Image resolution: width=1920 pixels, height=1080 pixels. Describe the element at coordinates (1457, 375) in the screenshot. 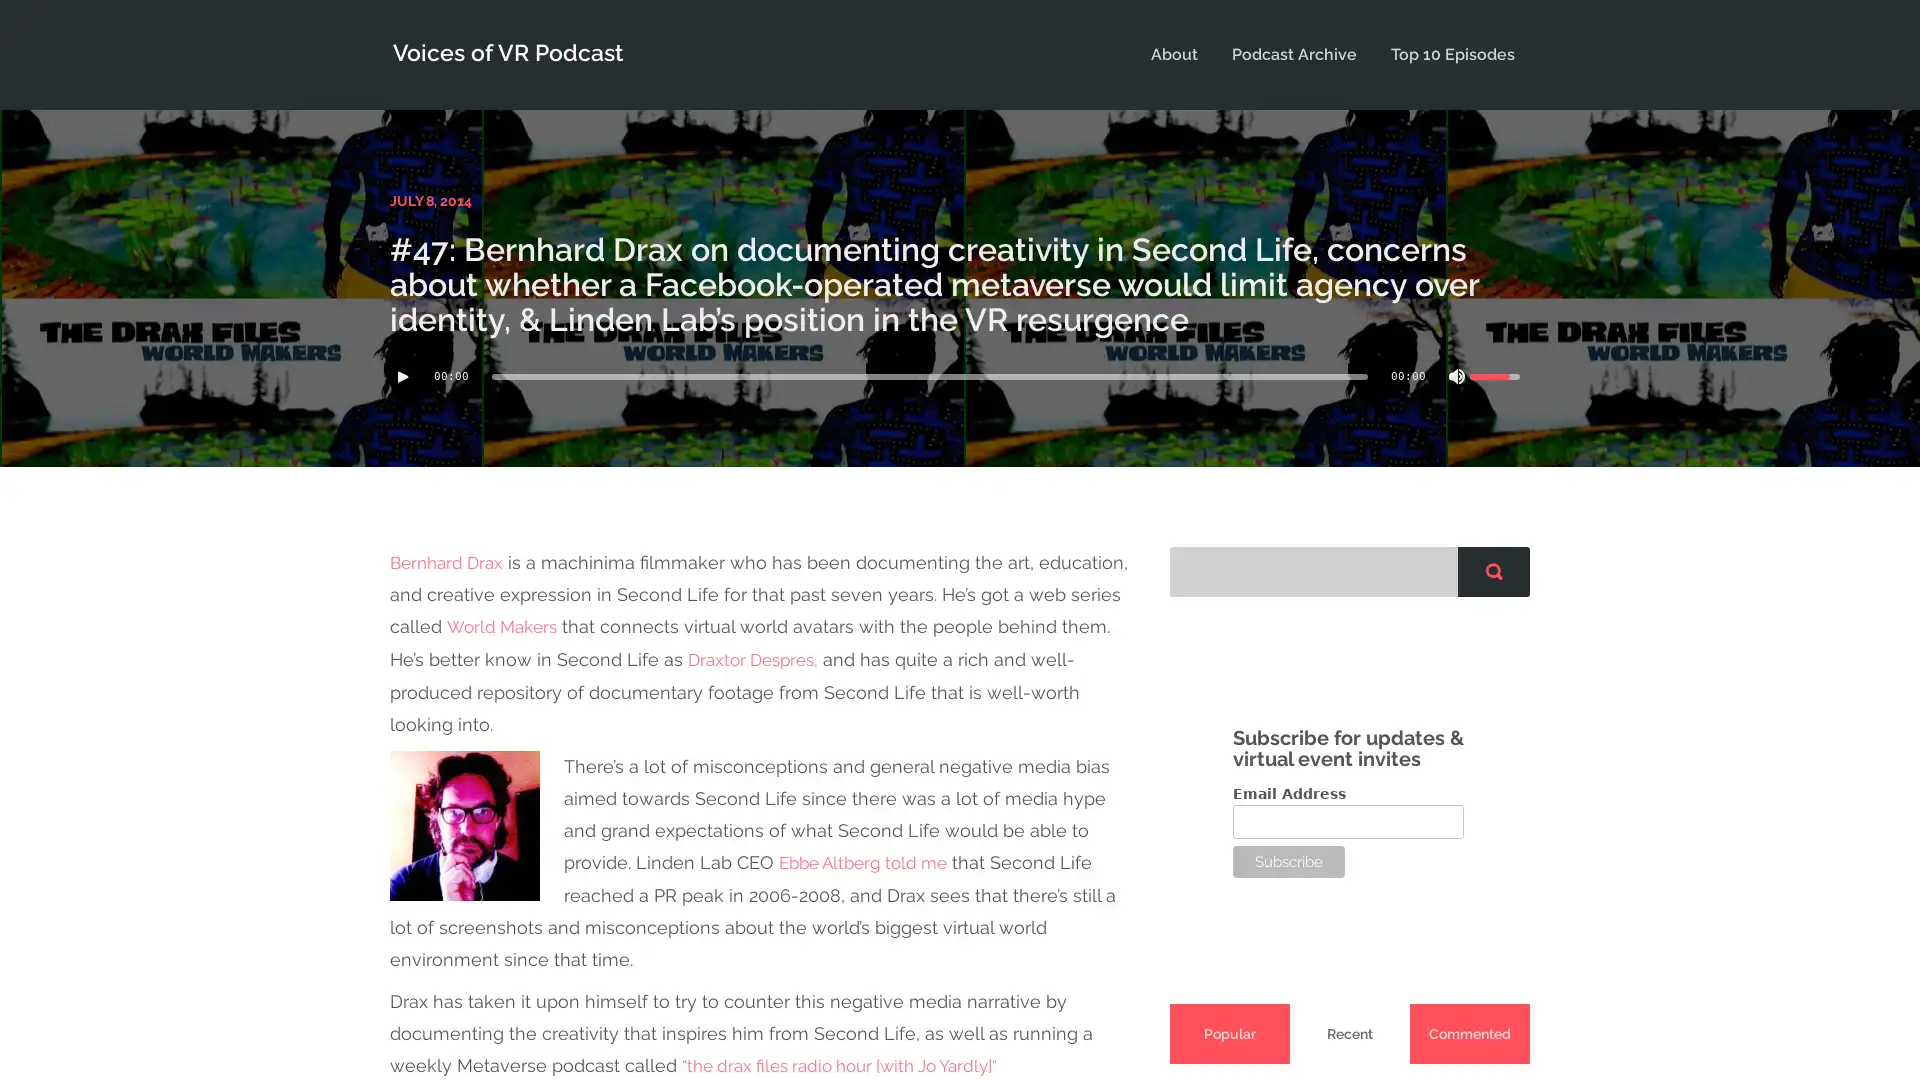

I see `Mute Toggle` at that location.